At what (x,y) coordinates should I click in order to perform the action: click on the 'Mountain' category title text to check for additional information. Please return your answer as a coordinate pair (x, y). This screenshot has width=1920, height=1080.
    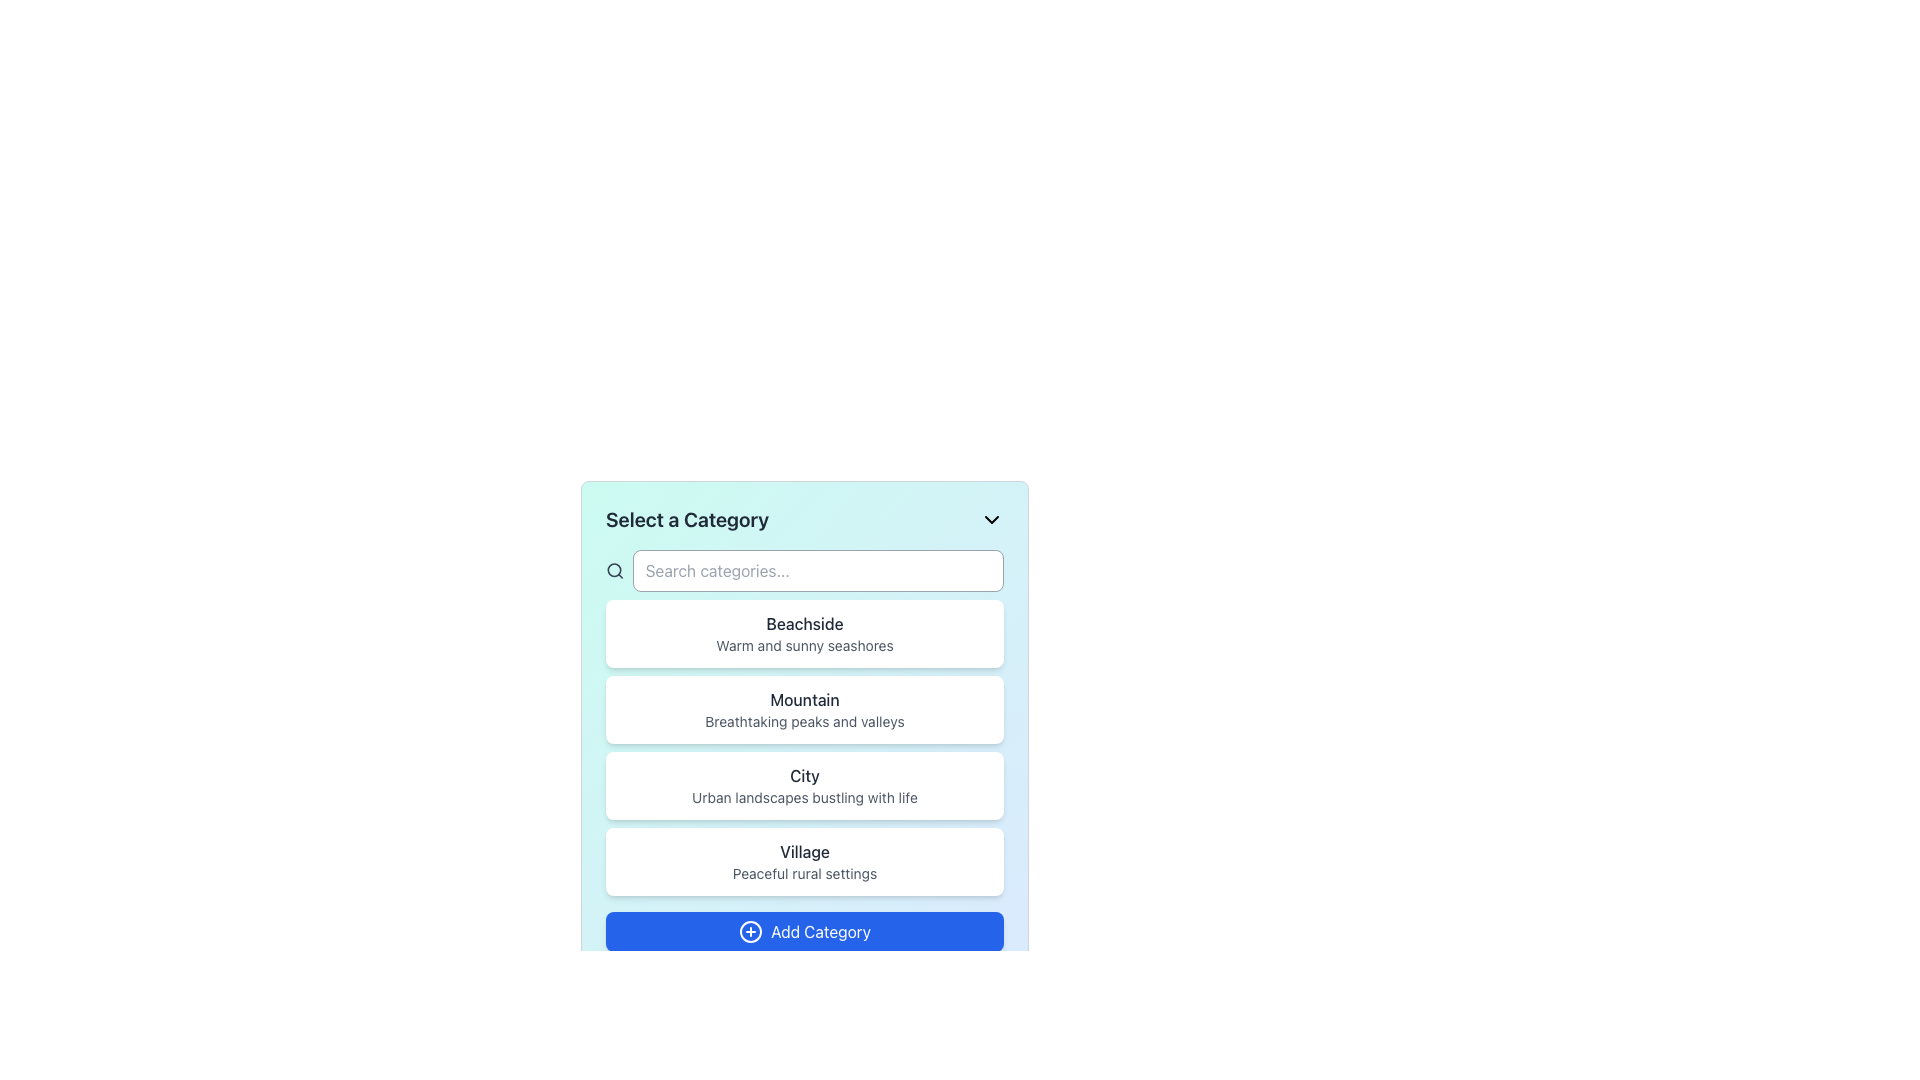
    Looking at the image, I should click on (805, 698).